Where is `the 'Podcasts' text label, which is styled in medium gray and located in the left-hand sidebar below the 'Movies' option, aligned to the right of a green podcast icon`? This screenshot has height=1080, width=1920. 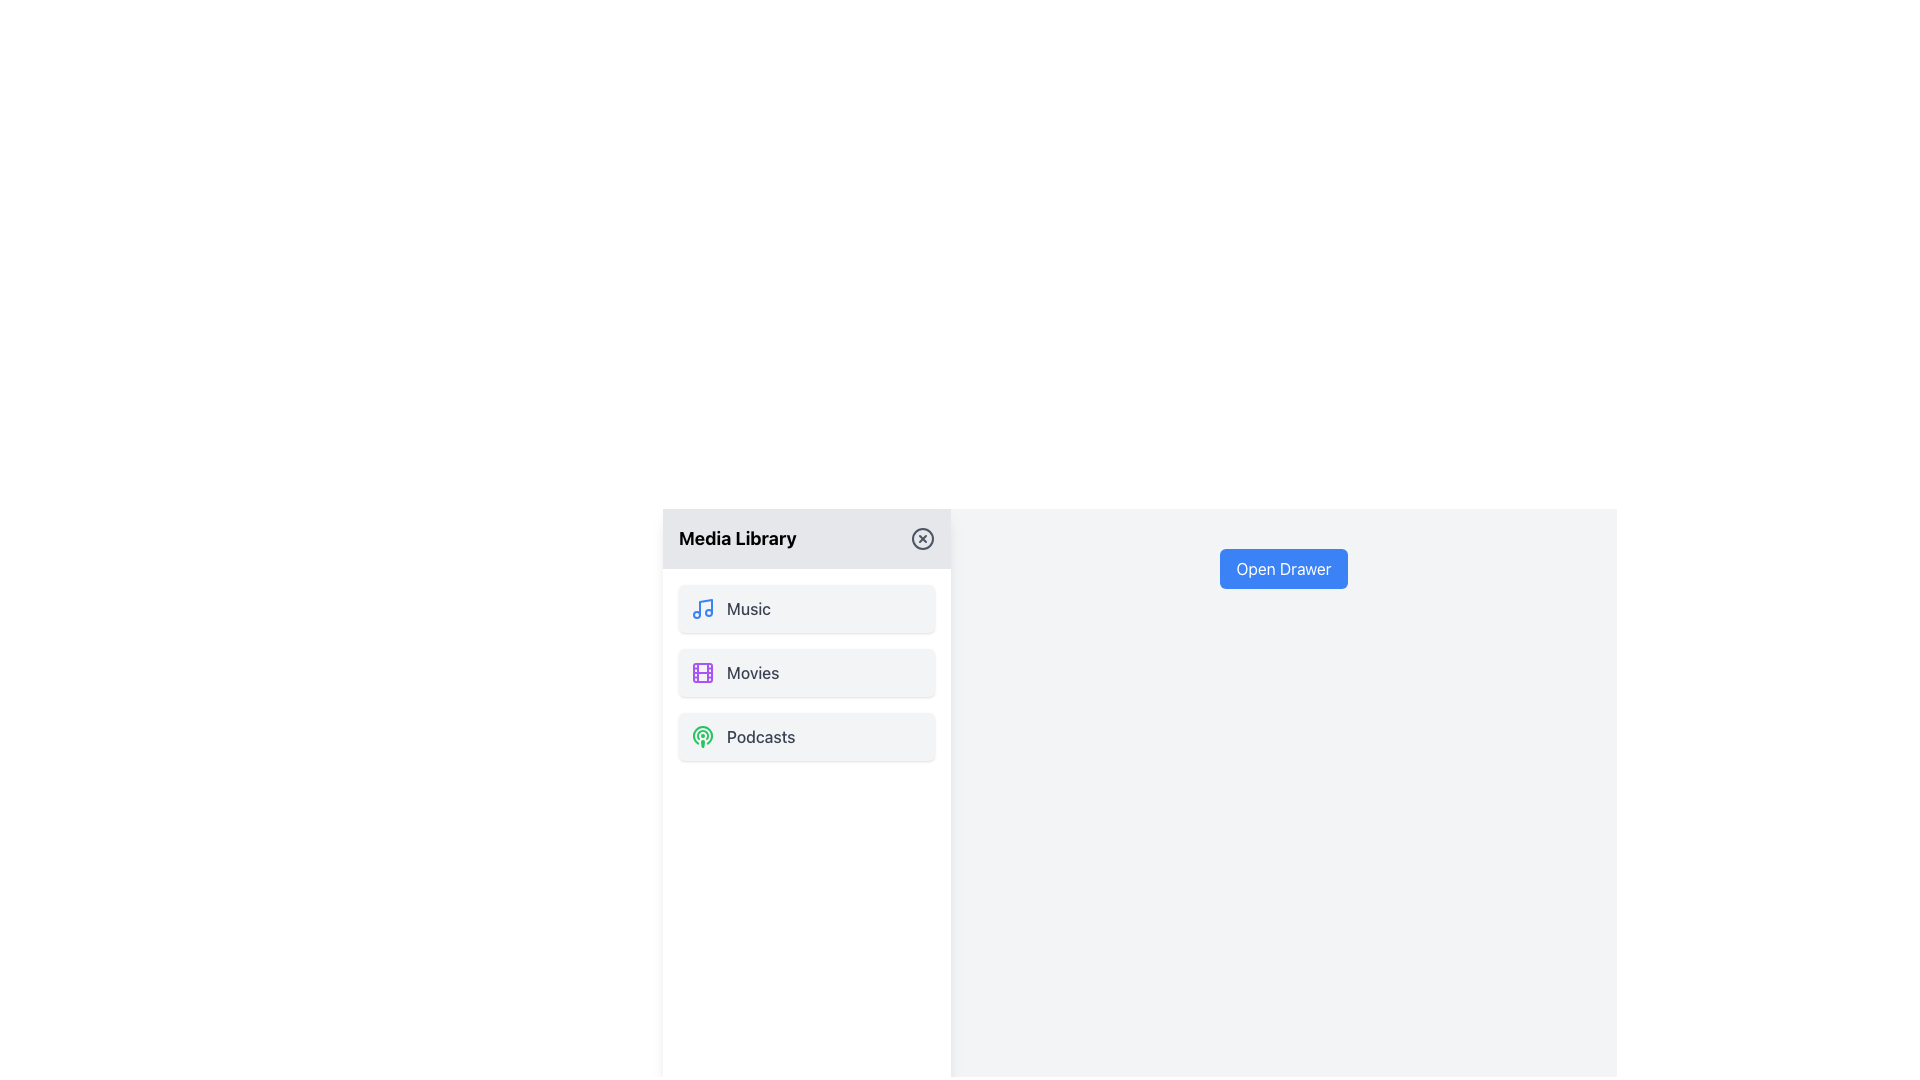 the 'Podcasts' text label, which is styled in medium gray and located in the left-hand sidebar below the 'Movies' option, aligned to the right of a green podcast icon is located at coordinates (760, 736).